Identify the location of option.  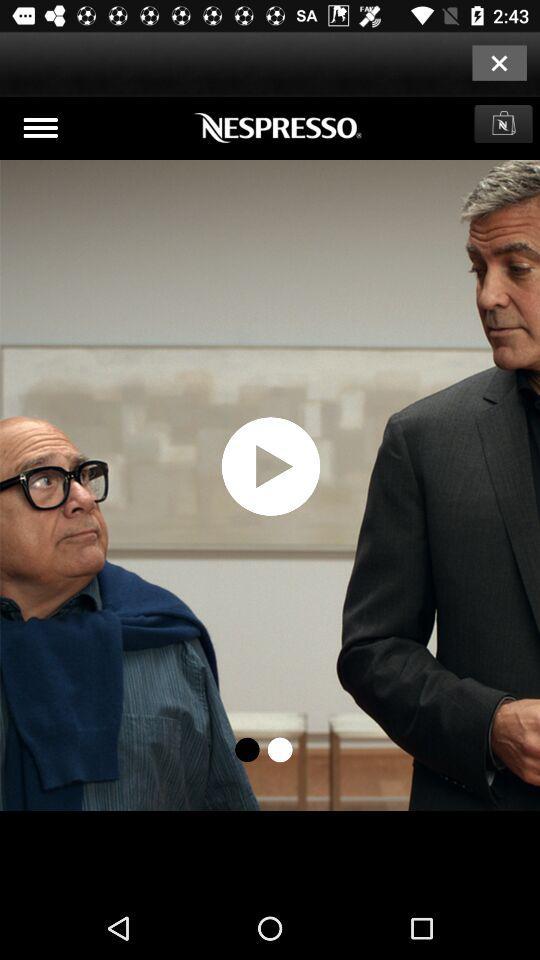
(498, 62).